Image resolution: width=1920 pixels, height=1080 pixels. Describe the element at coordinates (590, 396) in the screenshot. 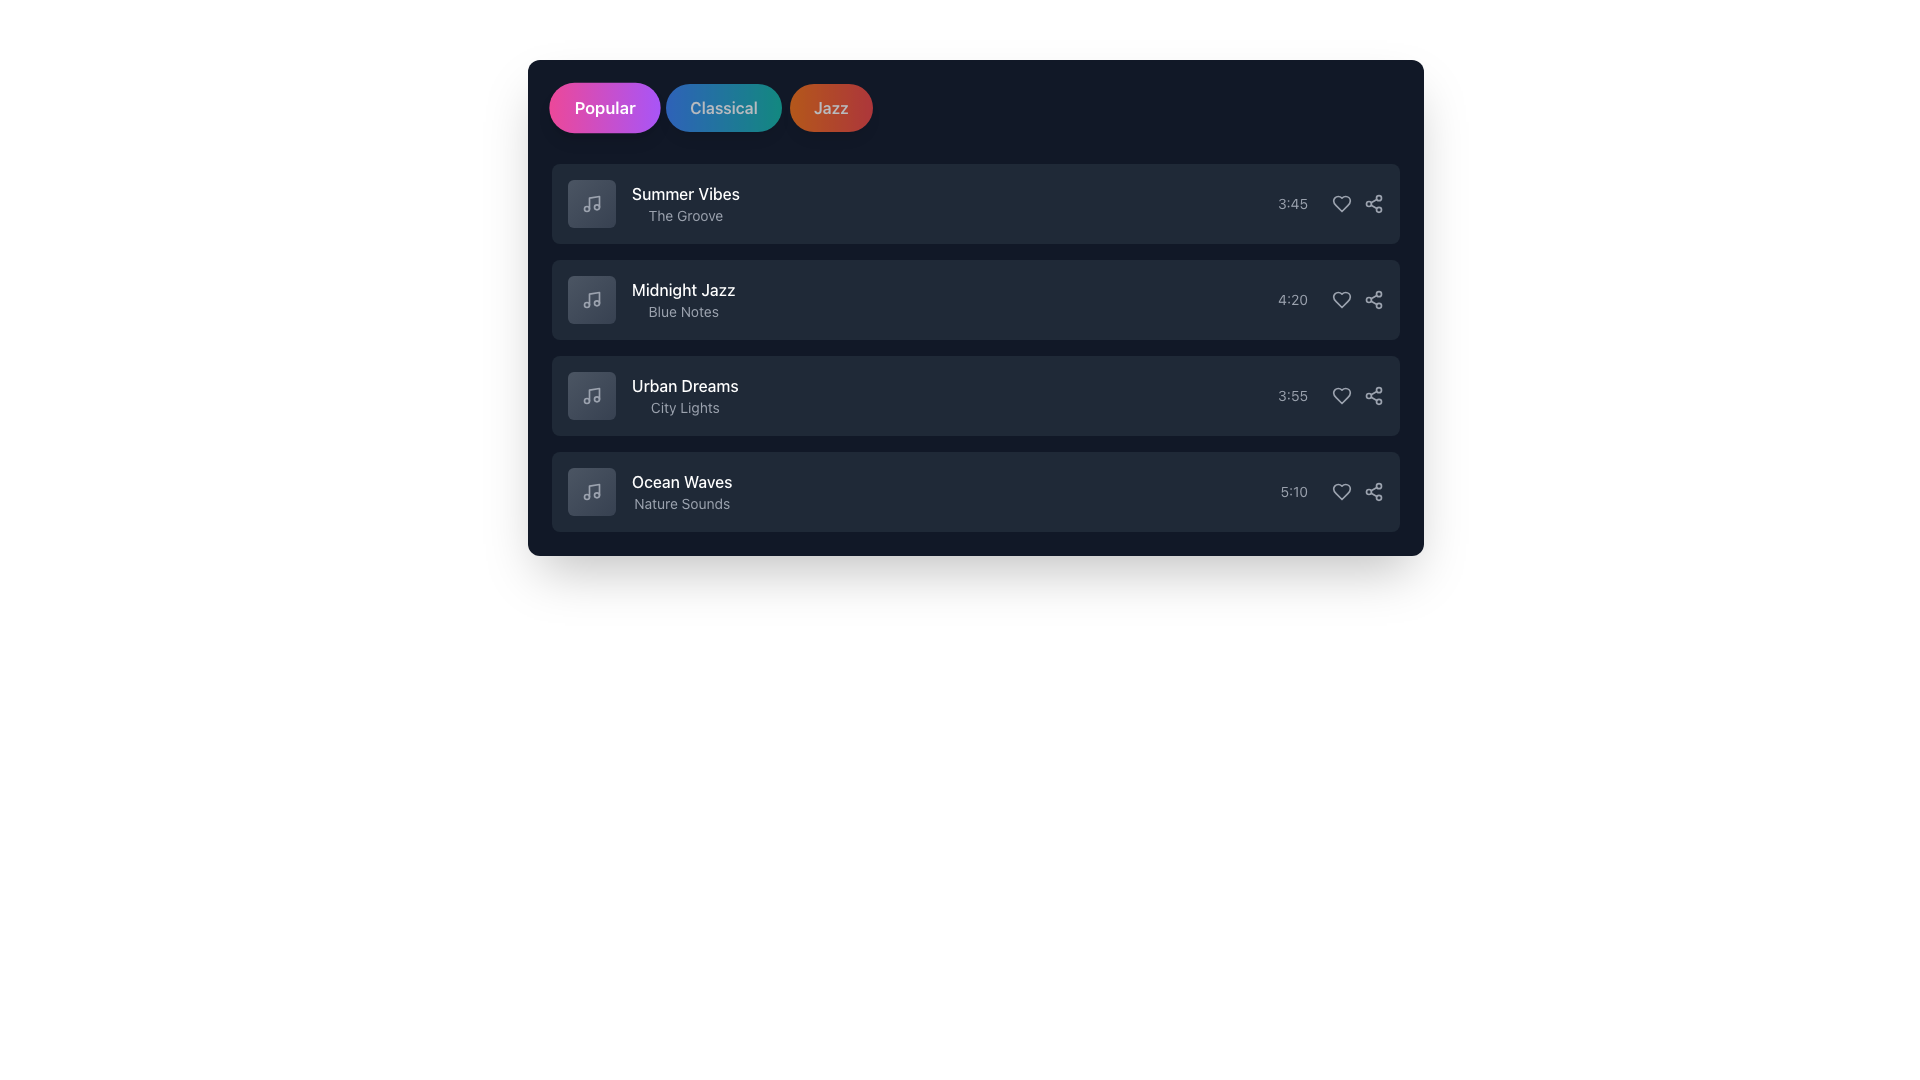

I see `the music-related icon located to the left of the third list item labeled 'Urban Dreams'` at that location.